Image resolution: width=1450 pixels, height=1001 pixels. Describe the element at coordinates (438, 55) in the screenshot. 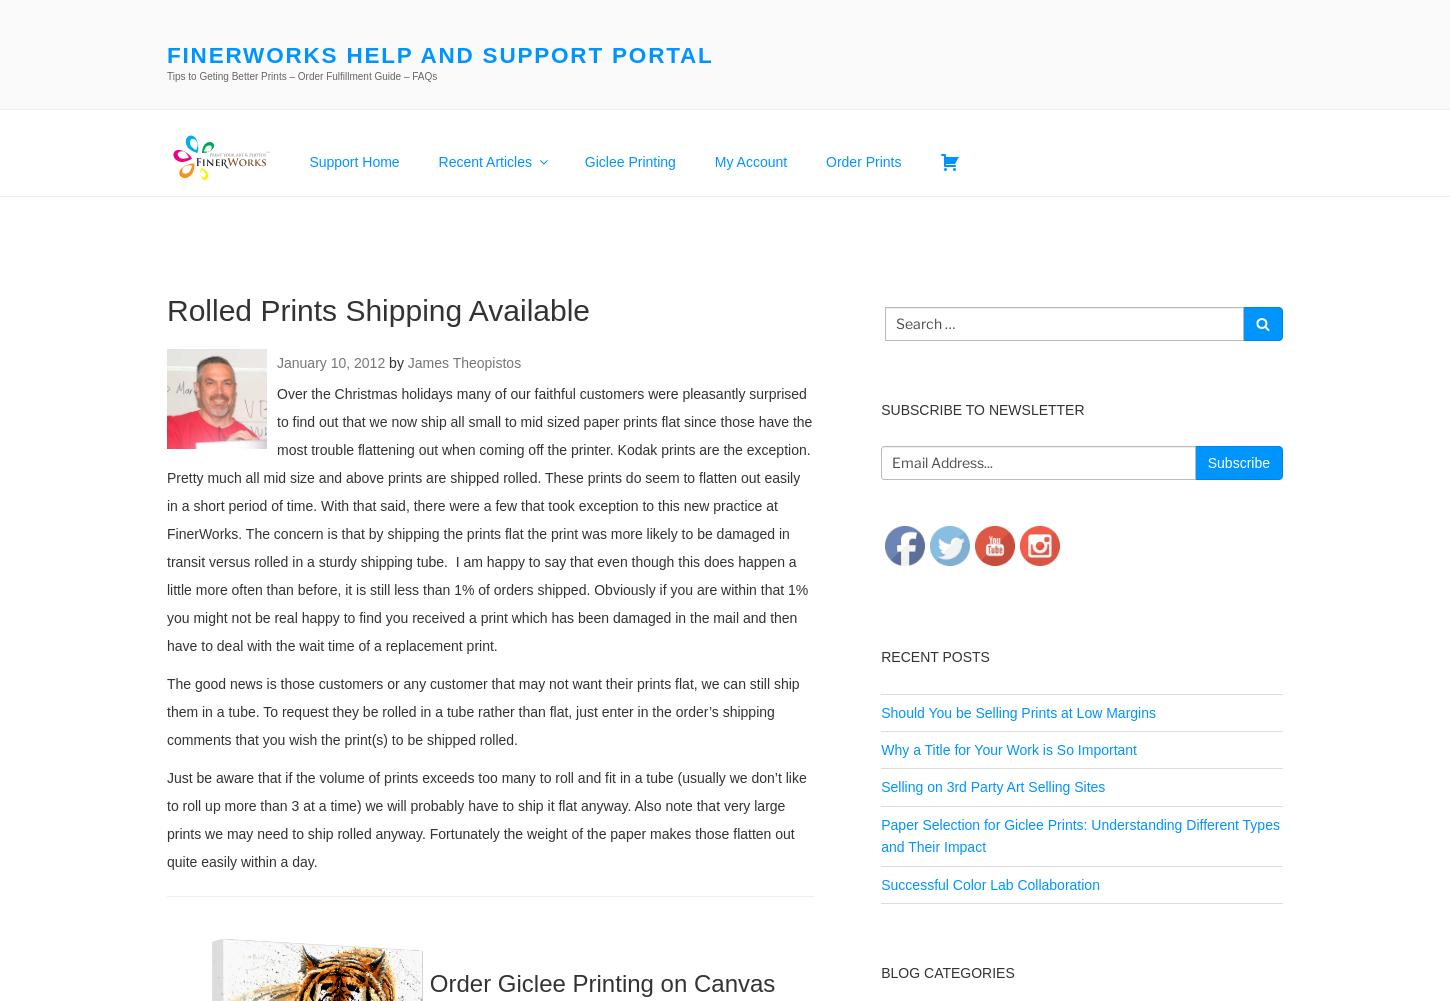

I see `'FinerWorks Help and Support Portal'` at that location.